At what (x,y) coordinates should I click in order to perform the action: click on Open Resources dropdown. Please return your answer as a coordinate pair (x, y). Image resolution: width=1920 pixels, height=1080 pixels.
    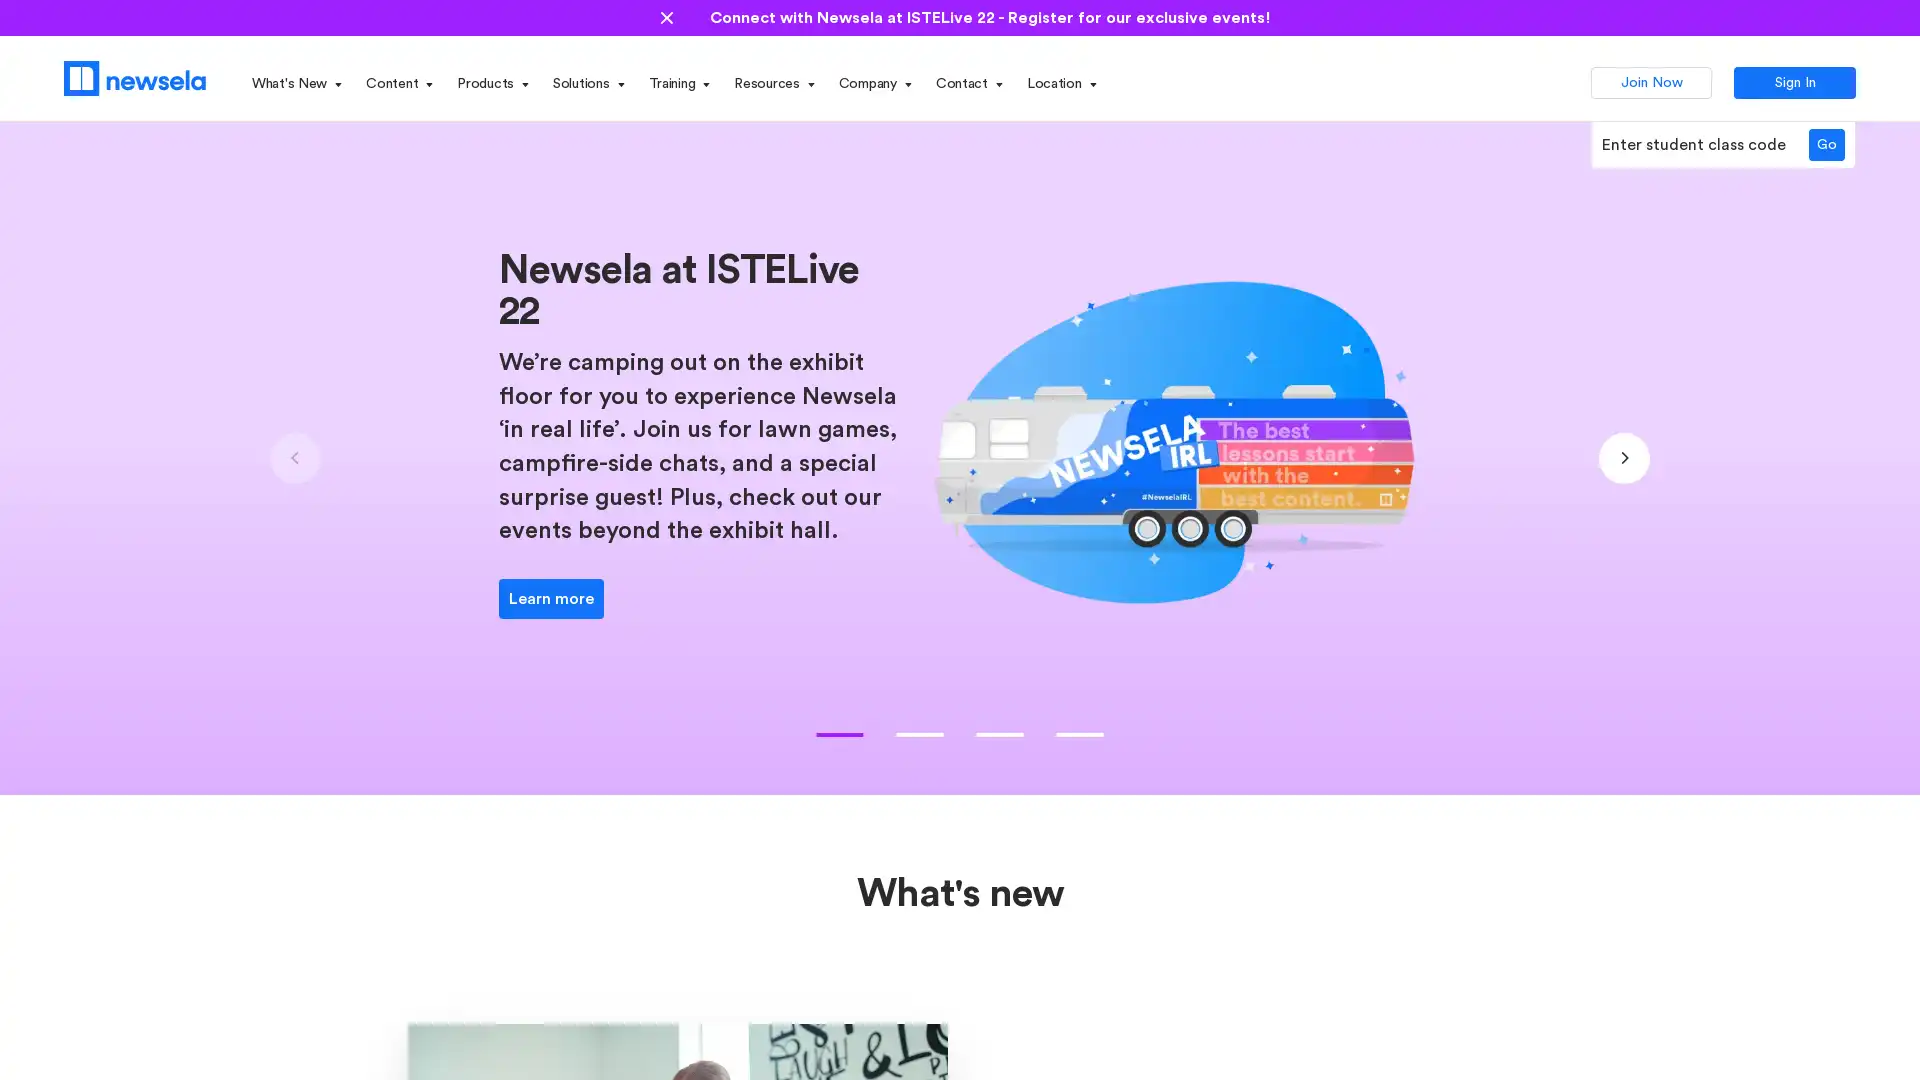
    Looking at the image, I should click on (811, 82).